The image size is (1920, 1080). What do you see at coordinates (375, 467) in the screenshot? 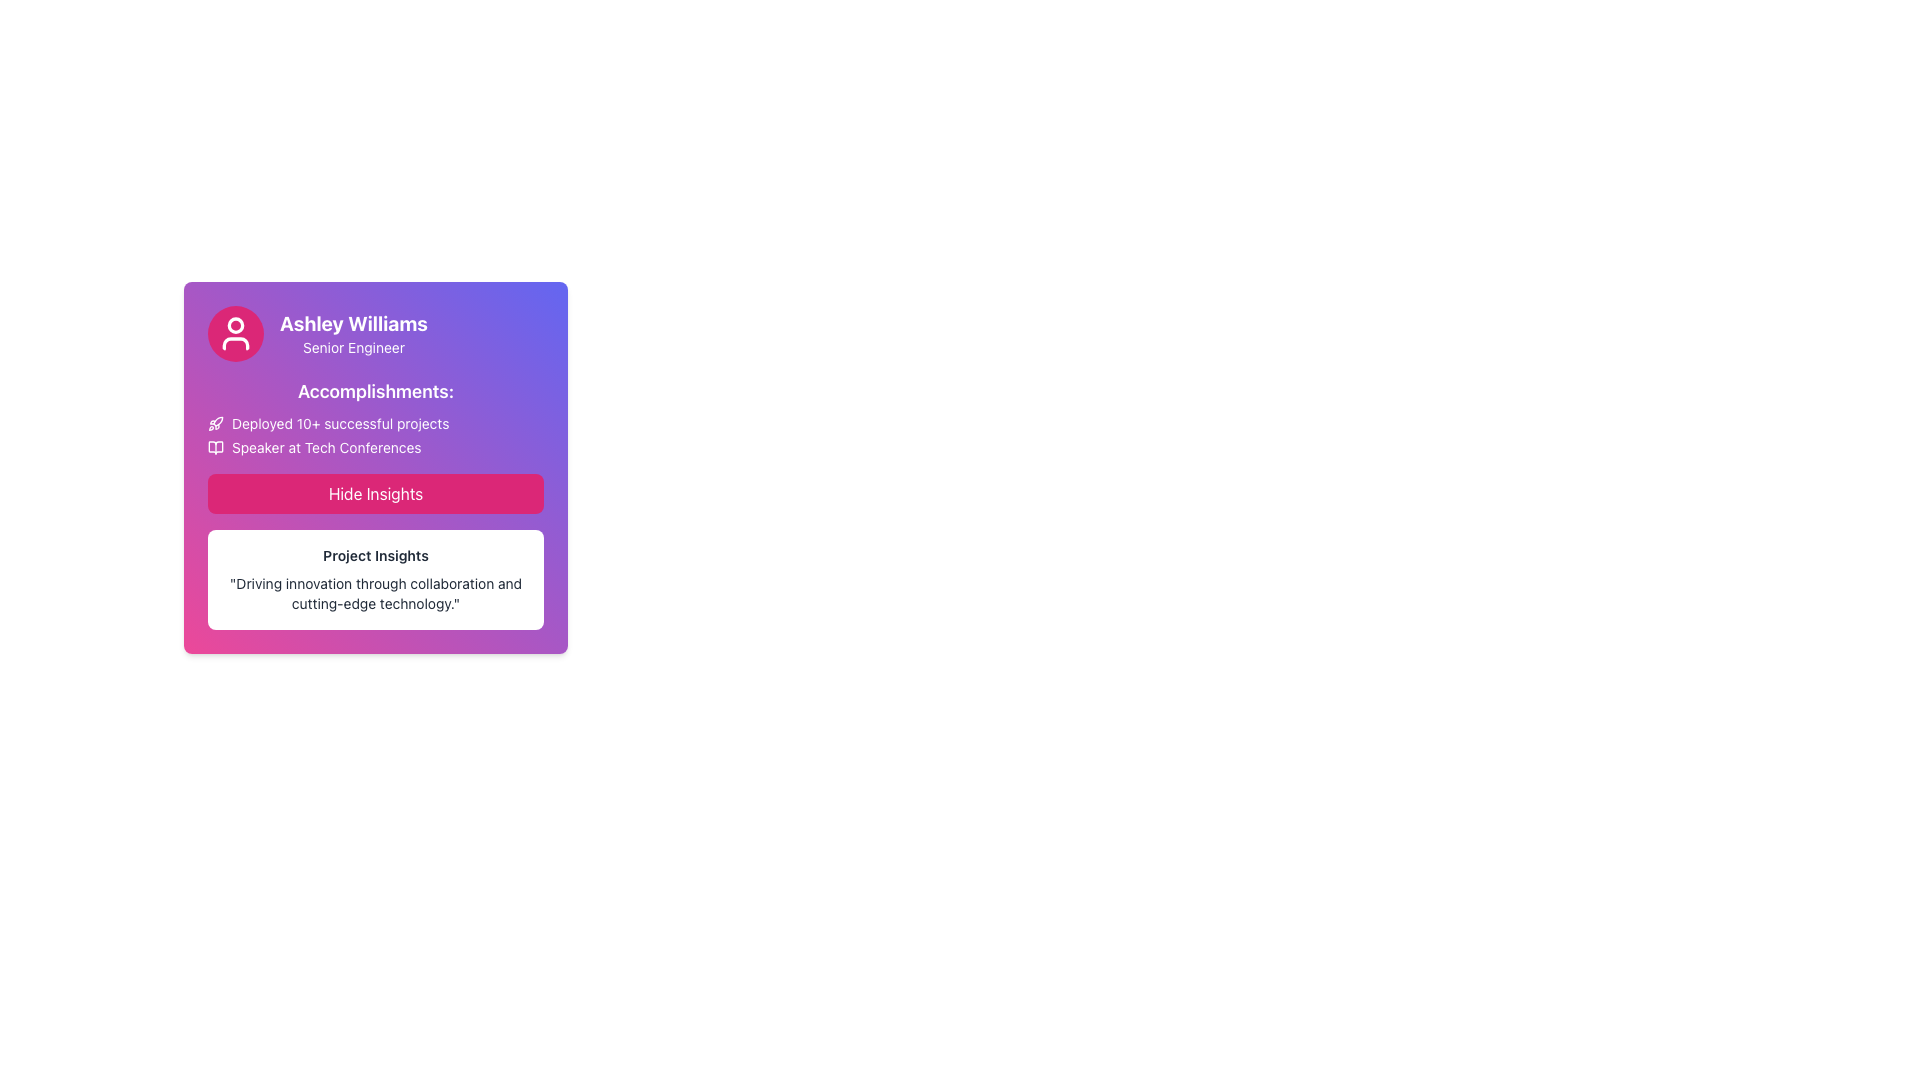
I see `user profile information displayed in the Card component, which includes their position, accomplishments, and a call-to-action button` at bounding box center [375, 467].